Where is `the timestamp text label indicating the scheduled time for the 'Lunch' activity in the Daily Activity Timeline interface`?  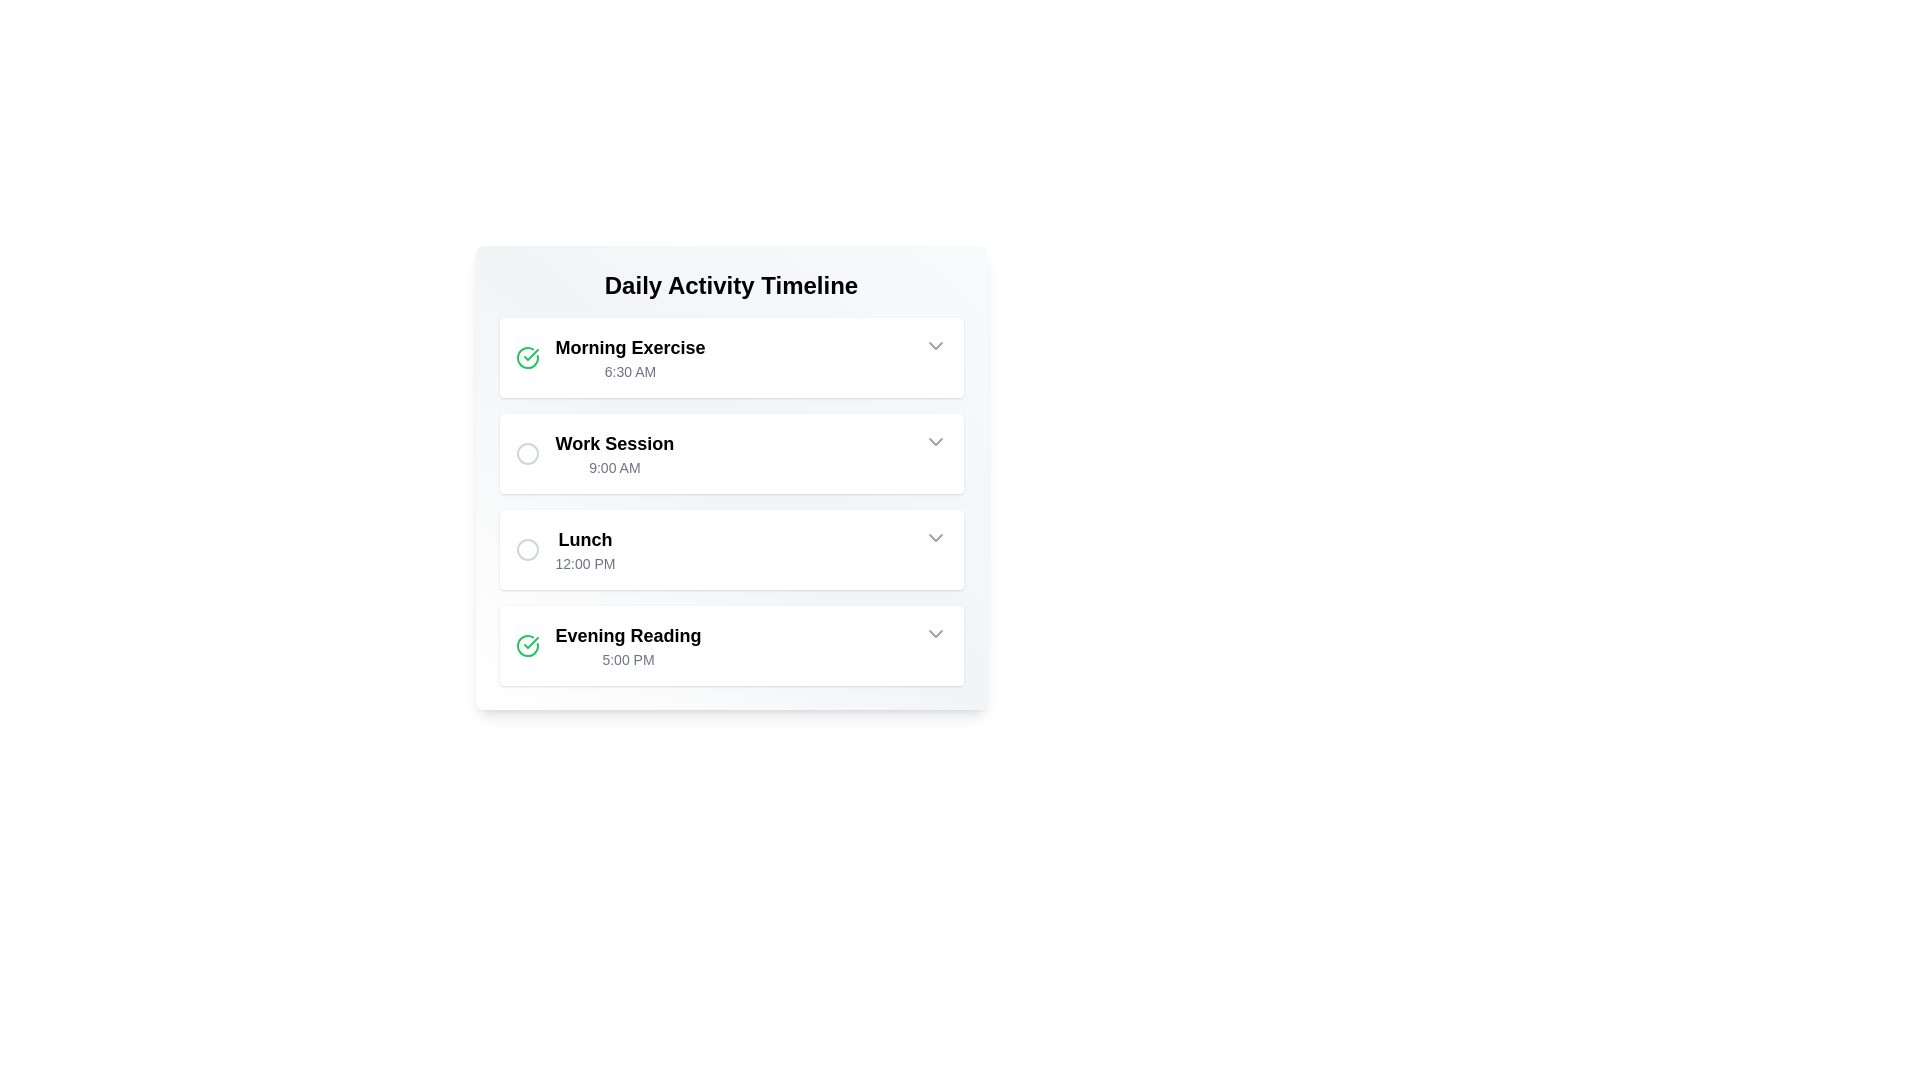 the timestamp text label indicating the scheduled time for the 'Lunch' activity in the Daily Activity Timeline interface is located at coordinates (584, 563).